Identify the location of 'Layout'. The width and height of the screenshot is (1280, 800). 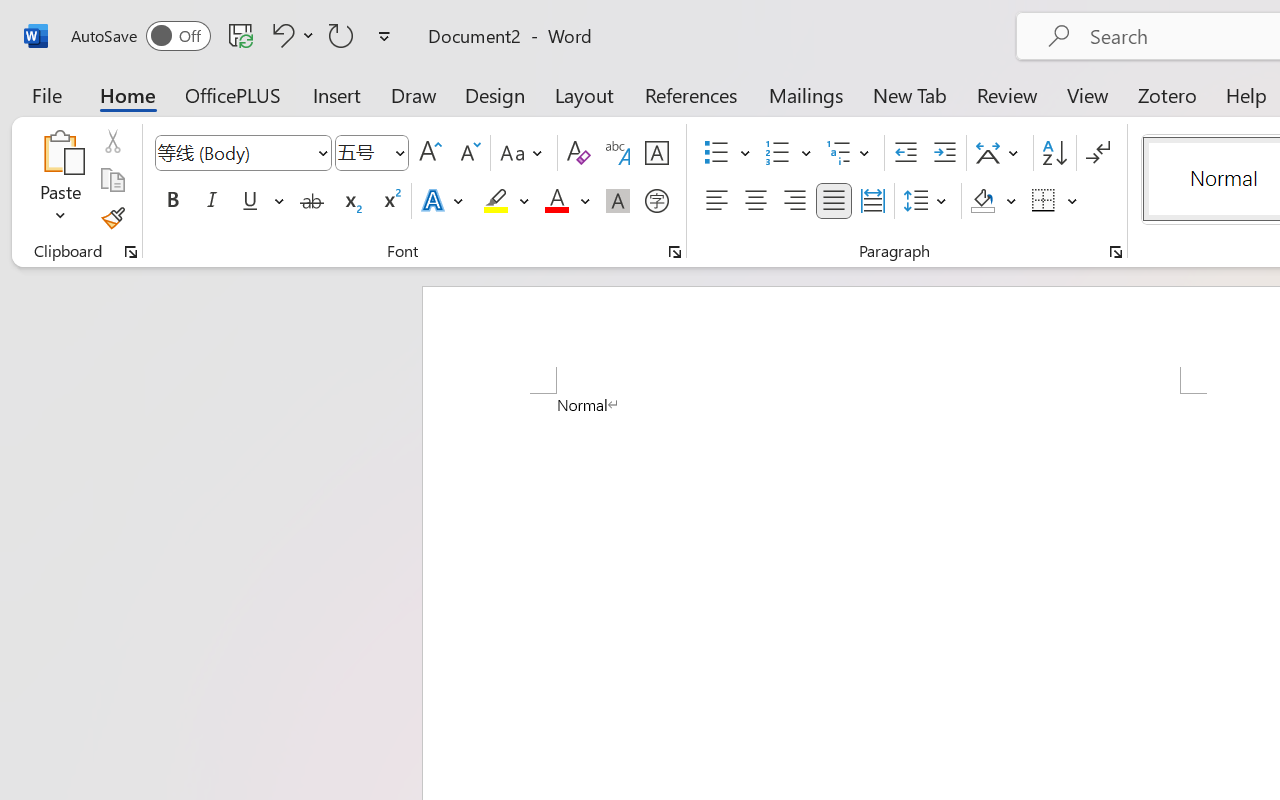
(583, 94).